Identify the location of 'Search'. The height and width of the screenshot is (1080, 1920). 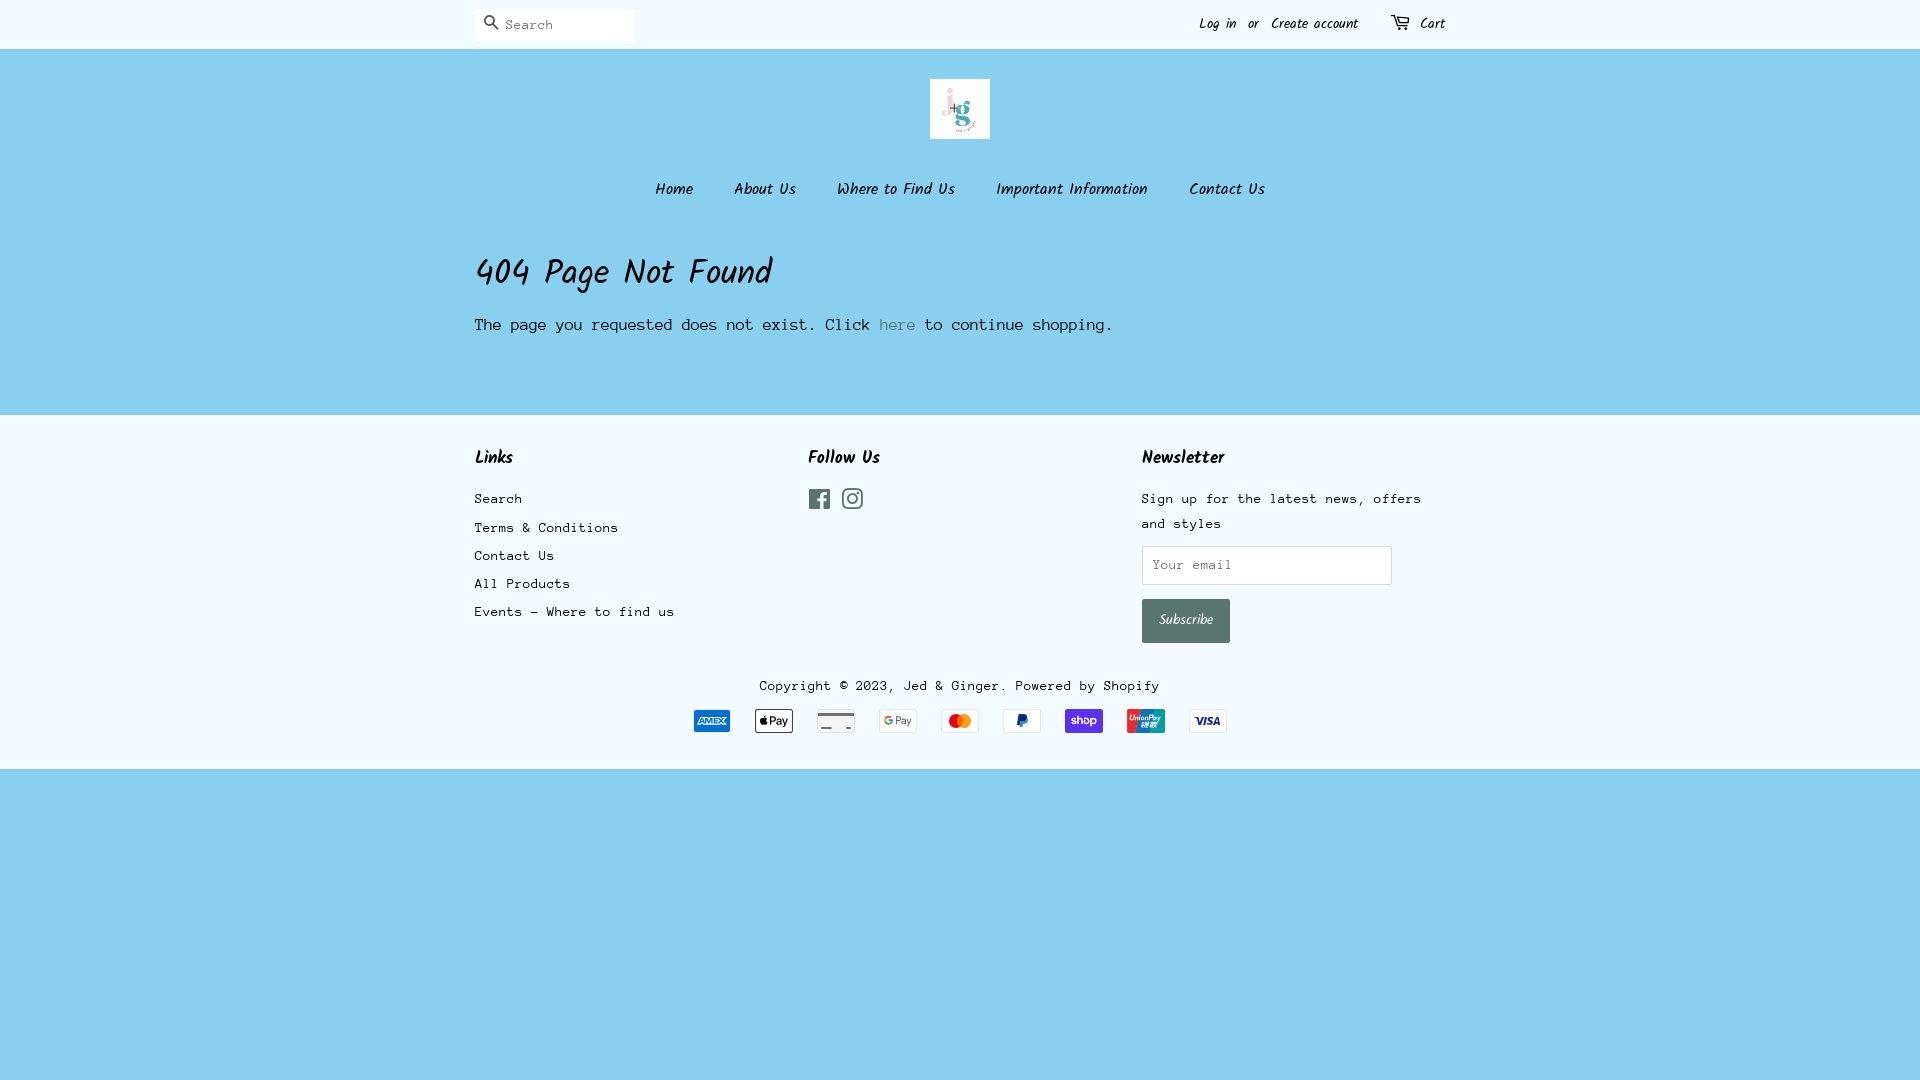
(490, 25).